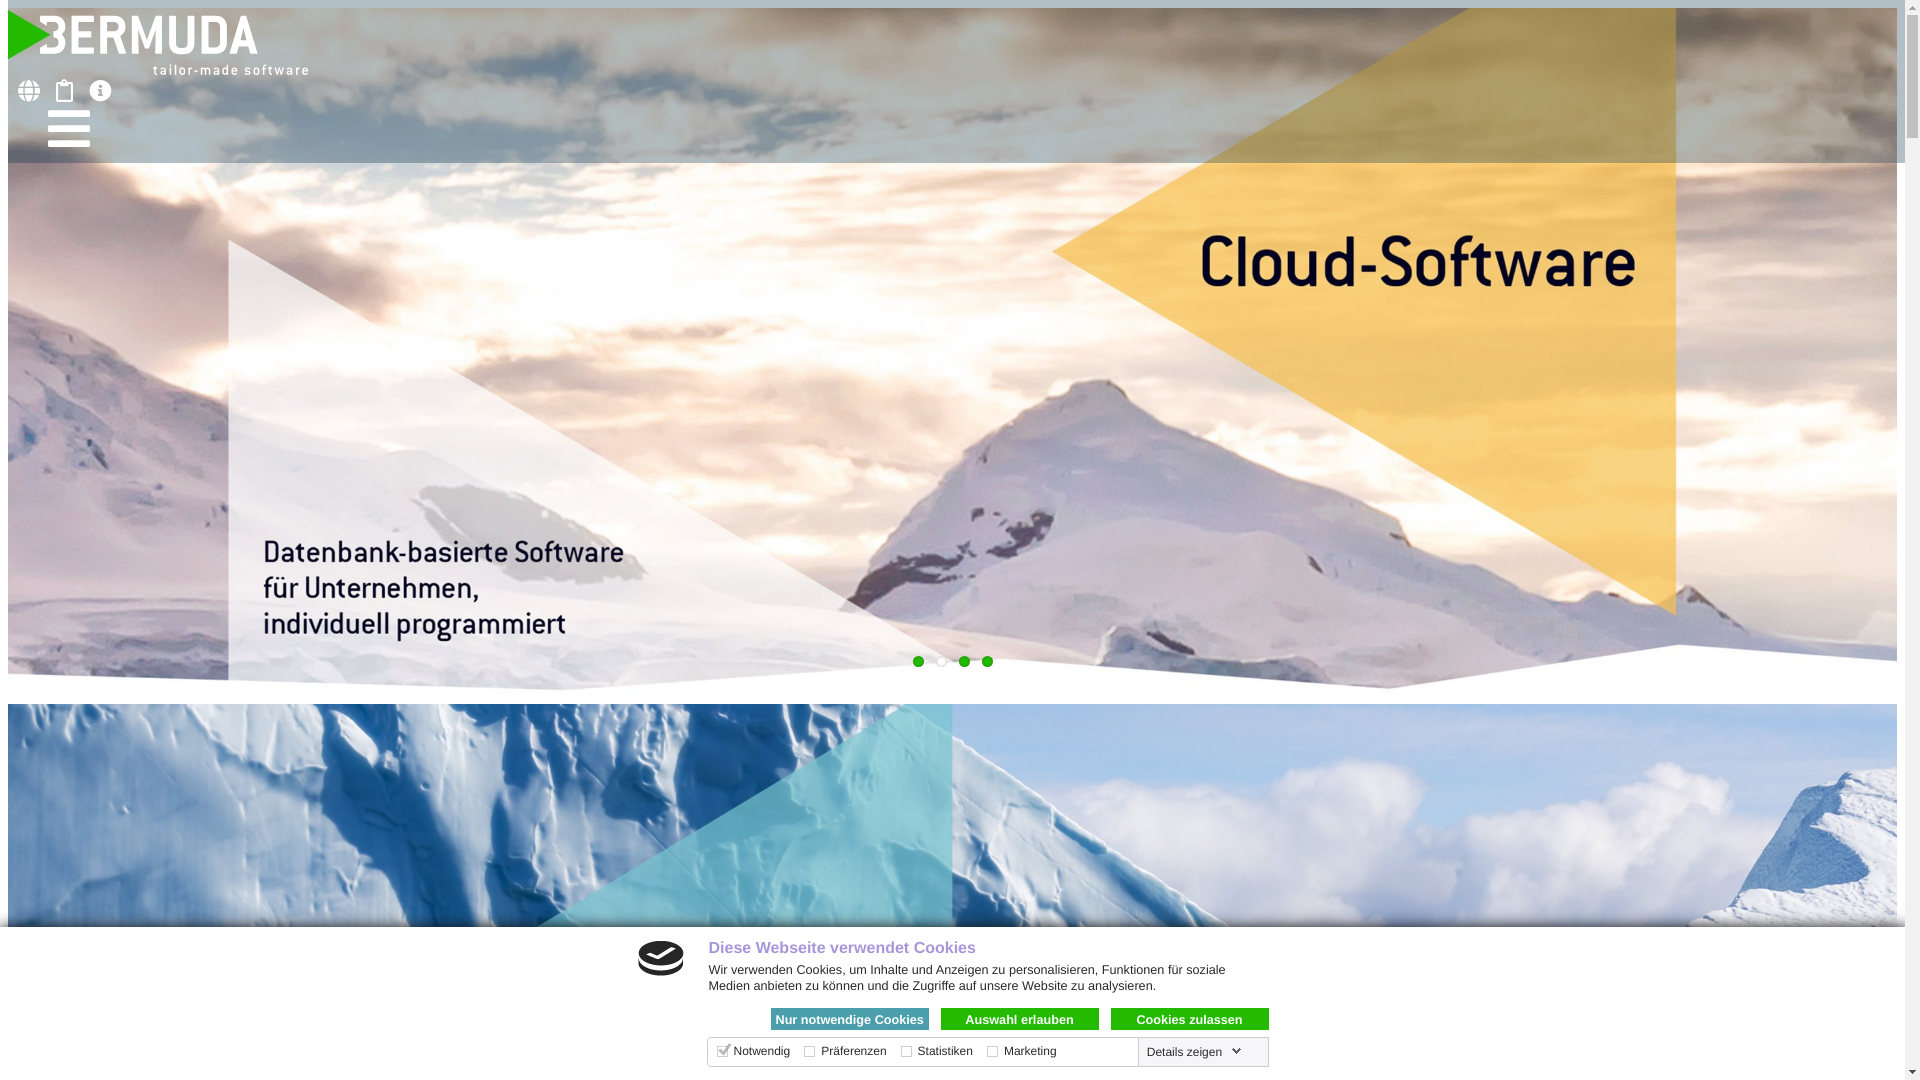 The image size is (1920, 1080). Describe the element at coordinates (1194, 1051) in the screenshot. I see `'Details zeigen'` at that location.